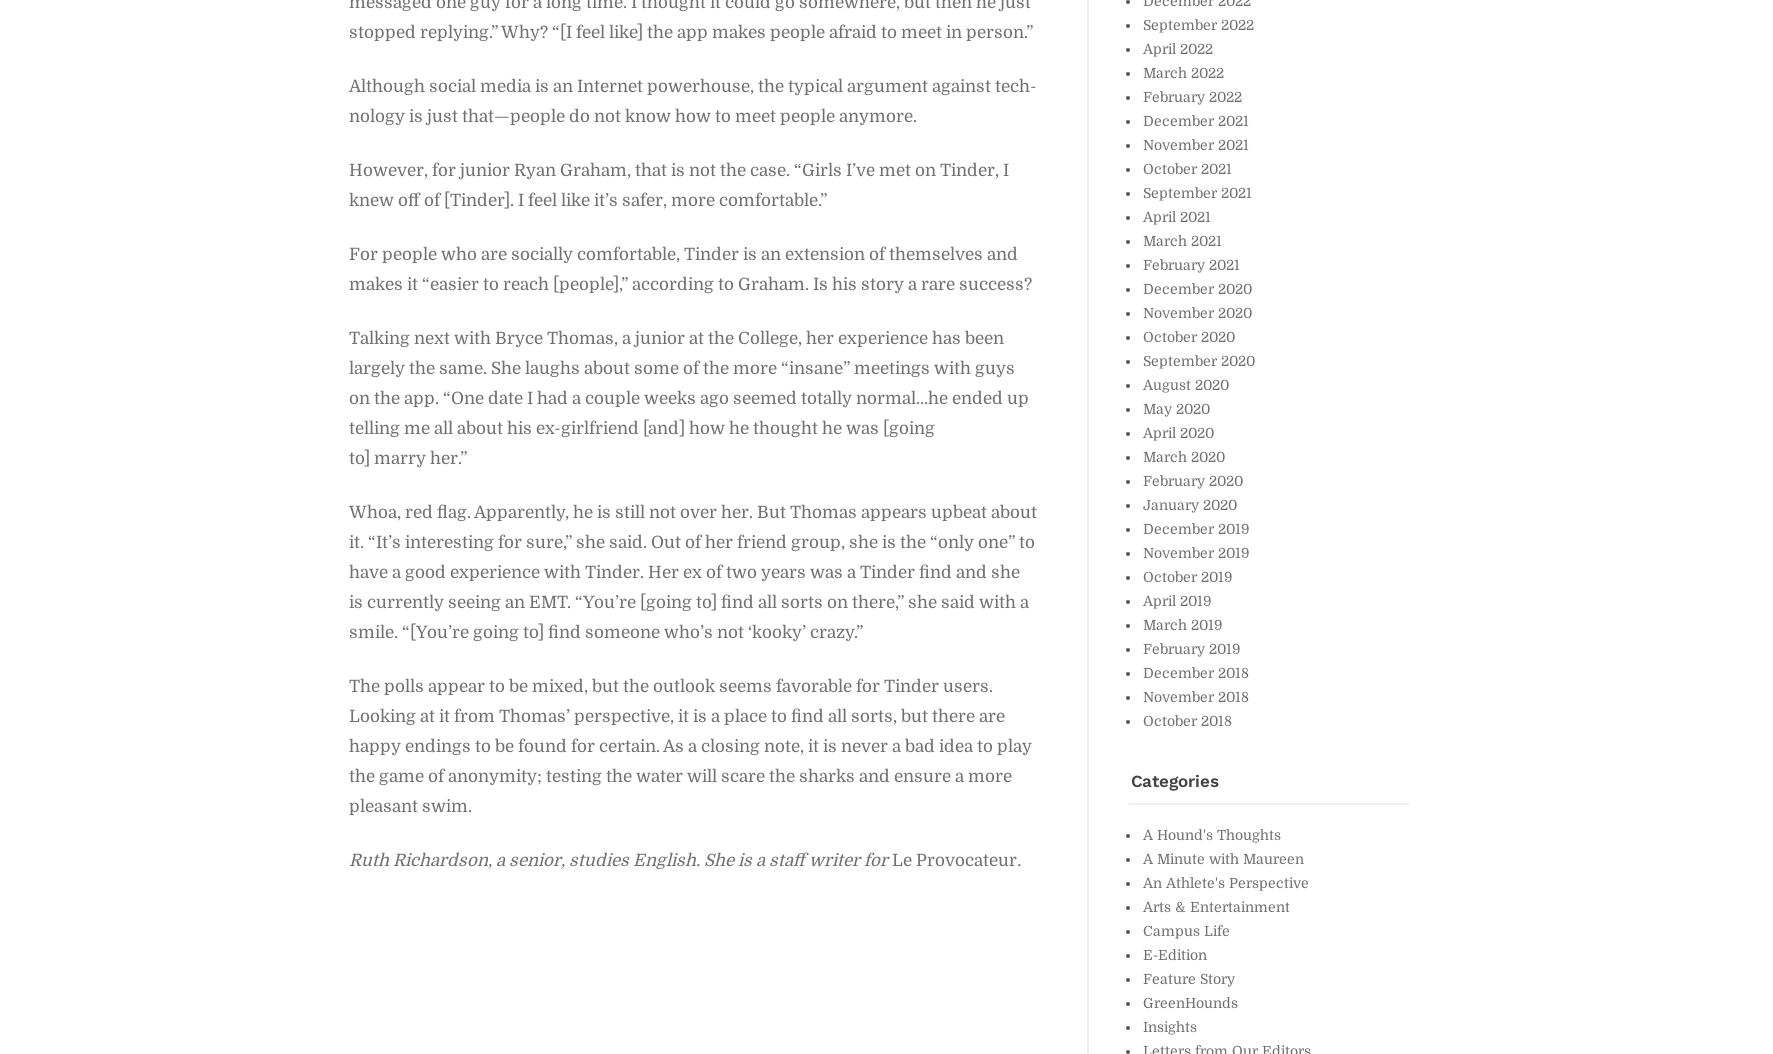  What do you see at coordinates (1194, 672) in the screenshot?
I see `'De­cem­ber 2018'` at bounding box center [1194, 672].